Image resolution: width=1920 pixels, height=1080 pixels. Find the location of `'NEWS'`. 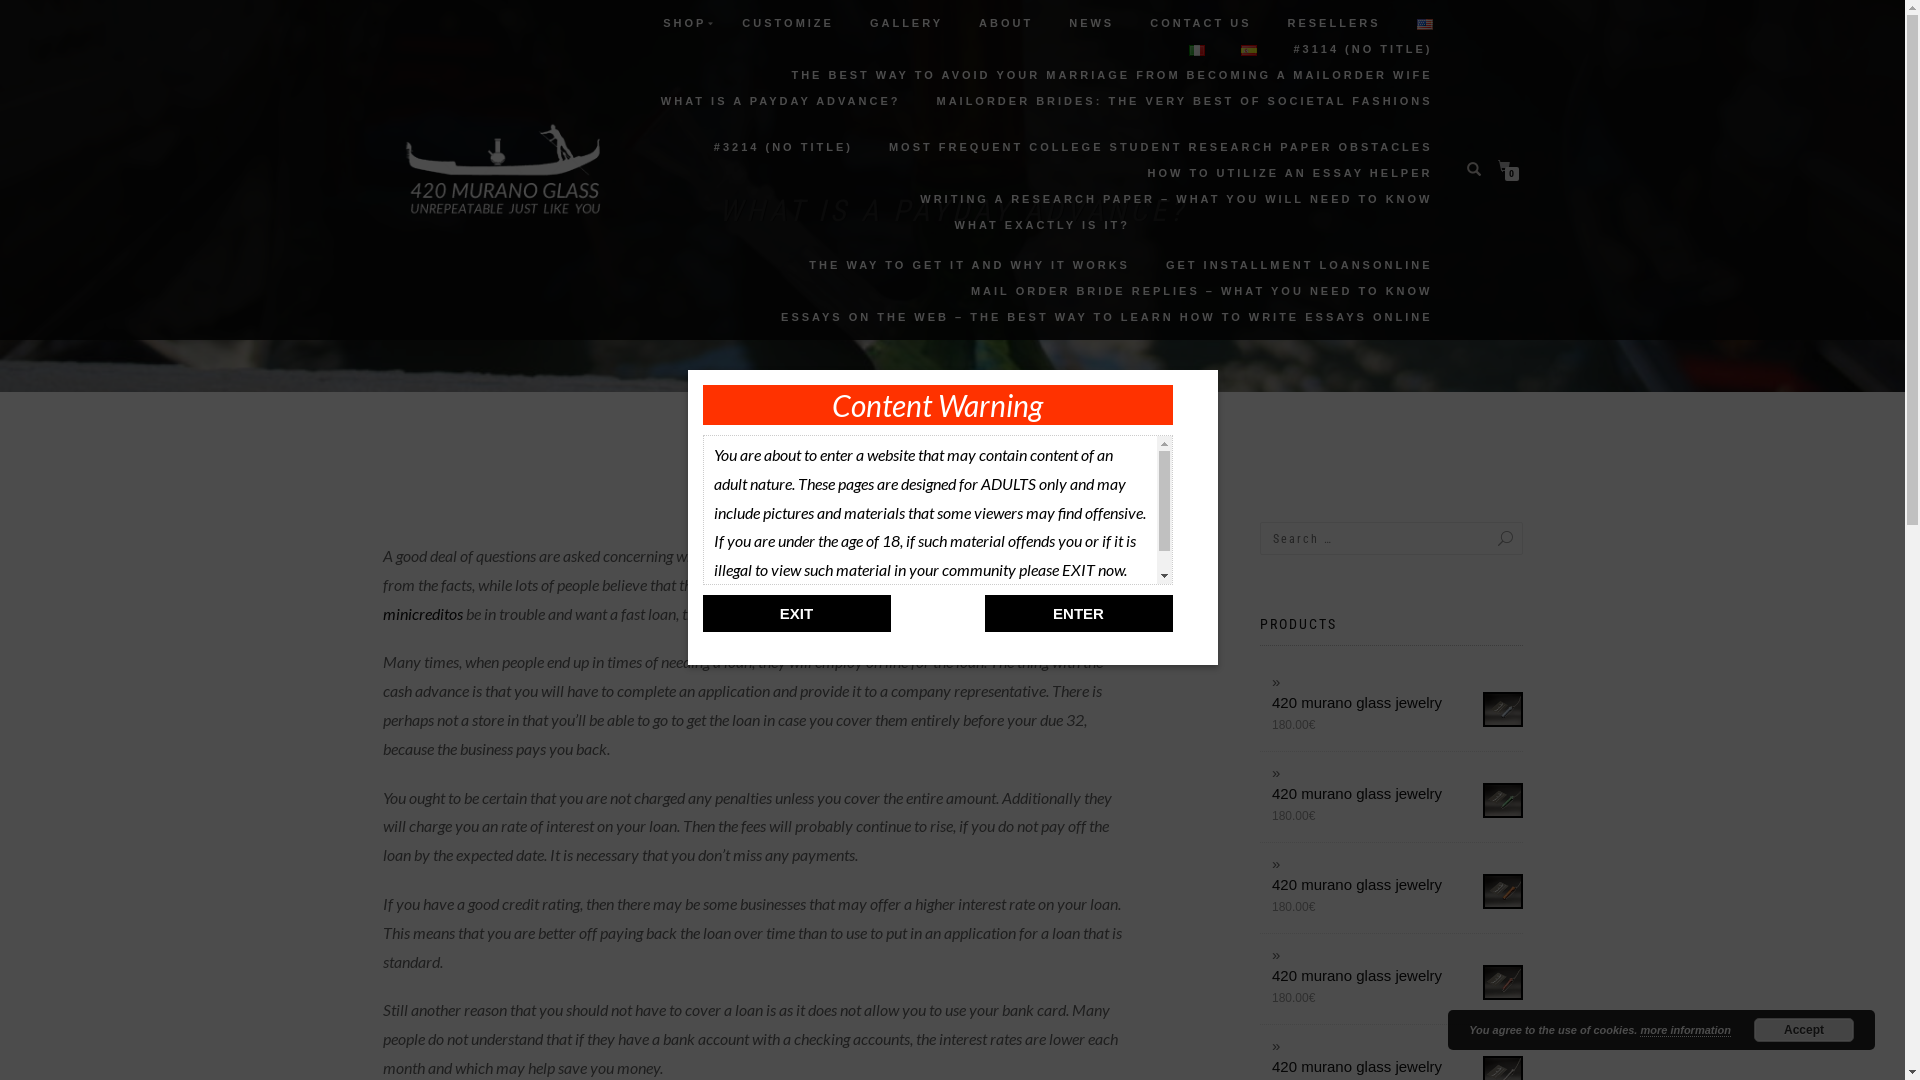

'NEWS' is located at coordinates (1090, 23).